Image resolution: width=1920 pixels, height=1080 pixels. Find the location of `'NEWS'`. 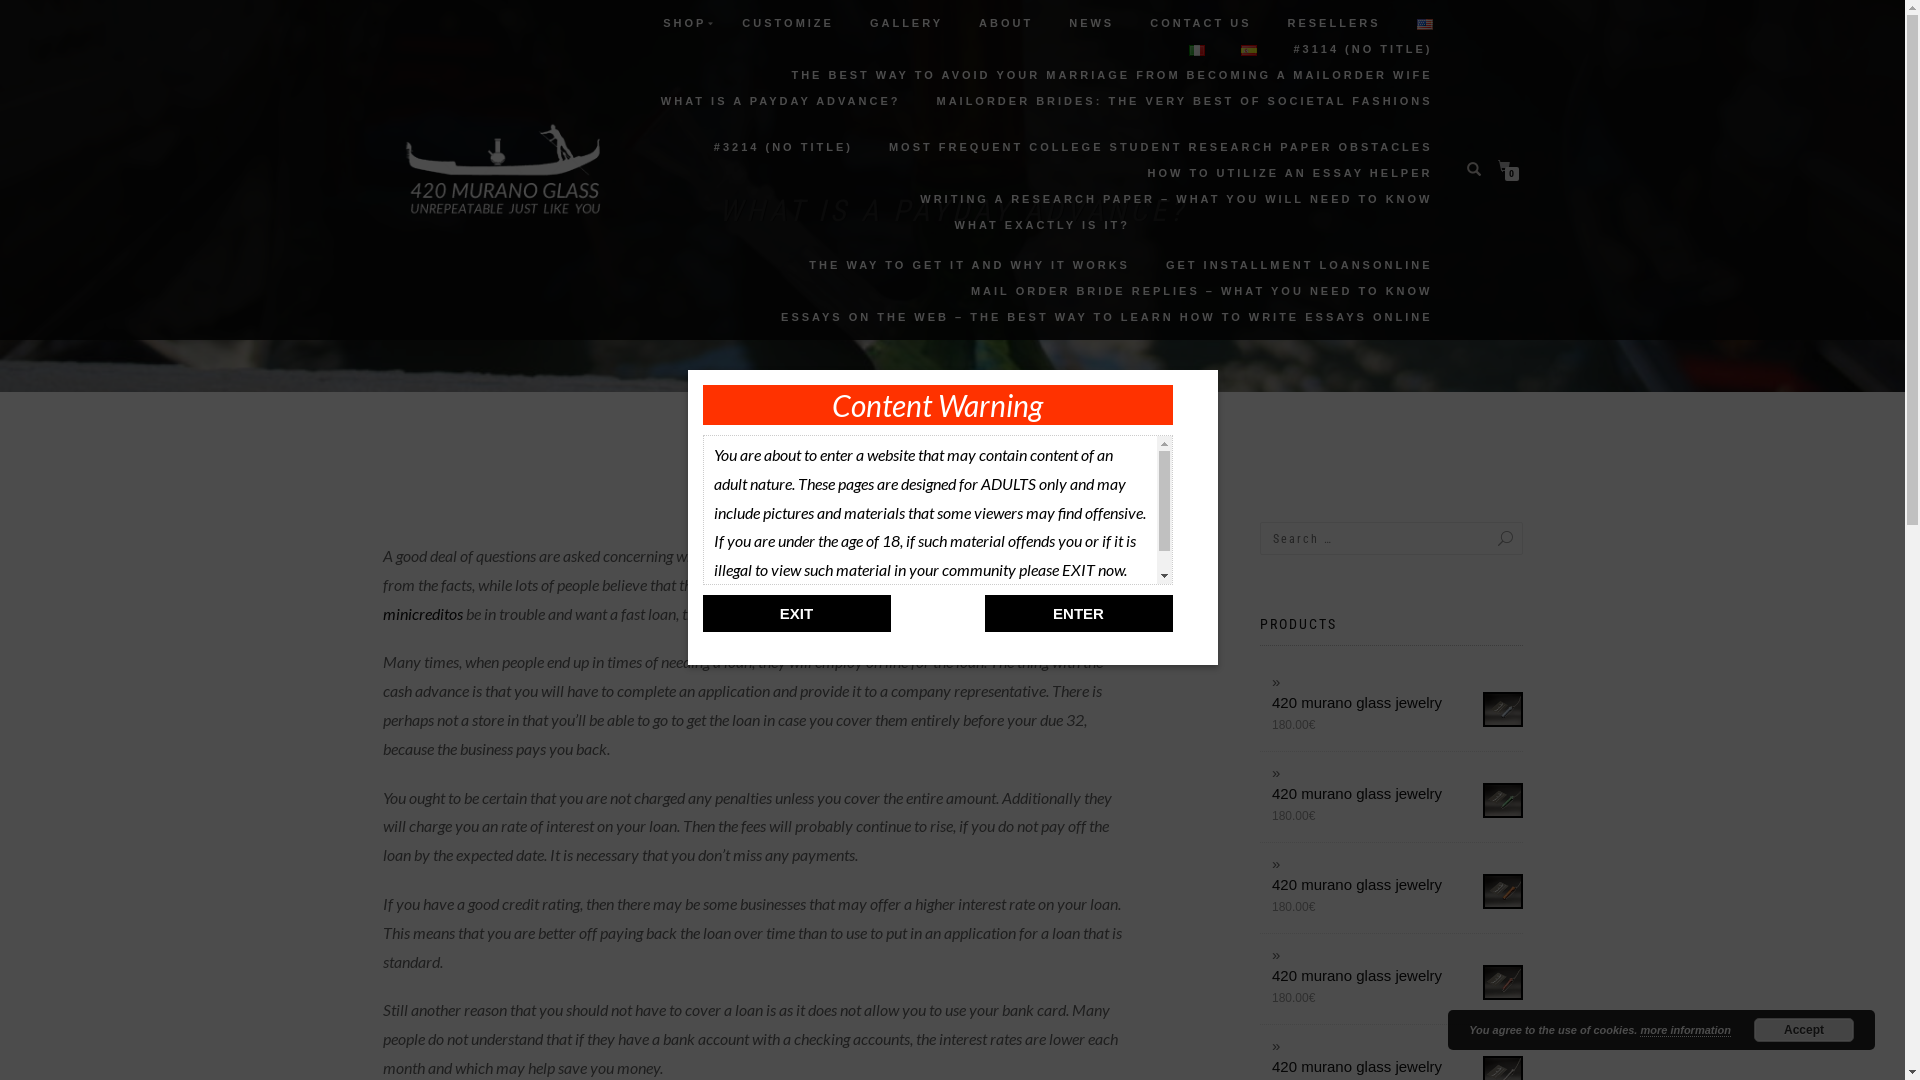

'NEWS' is located at coordinates (1090, 23).